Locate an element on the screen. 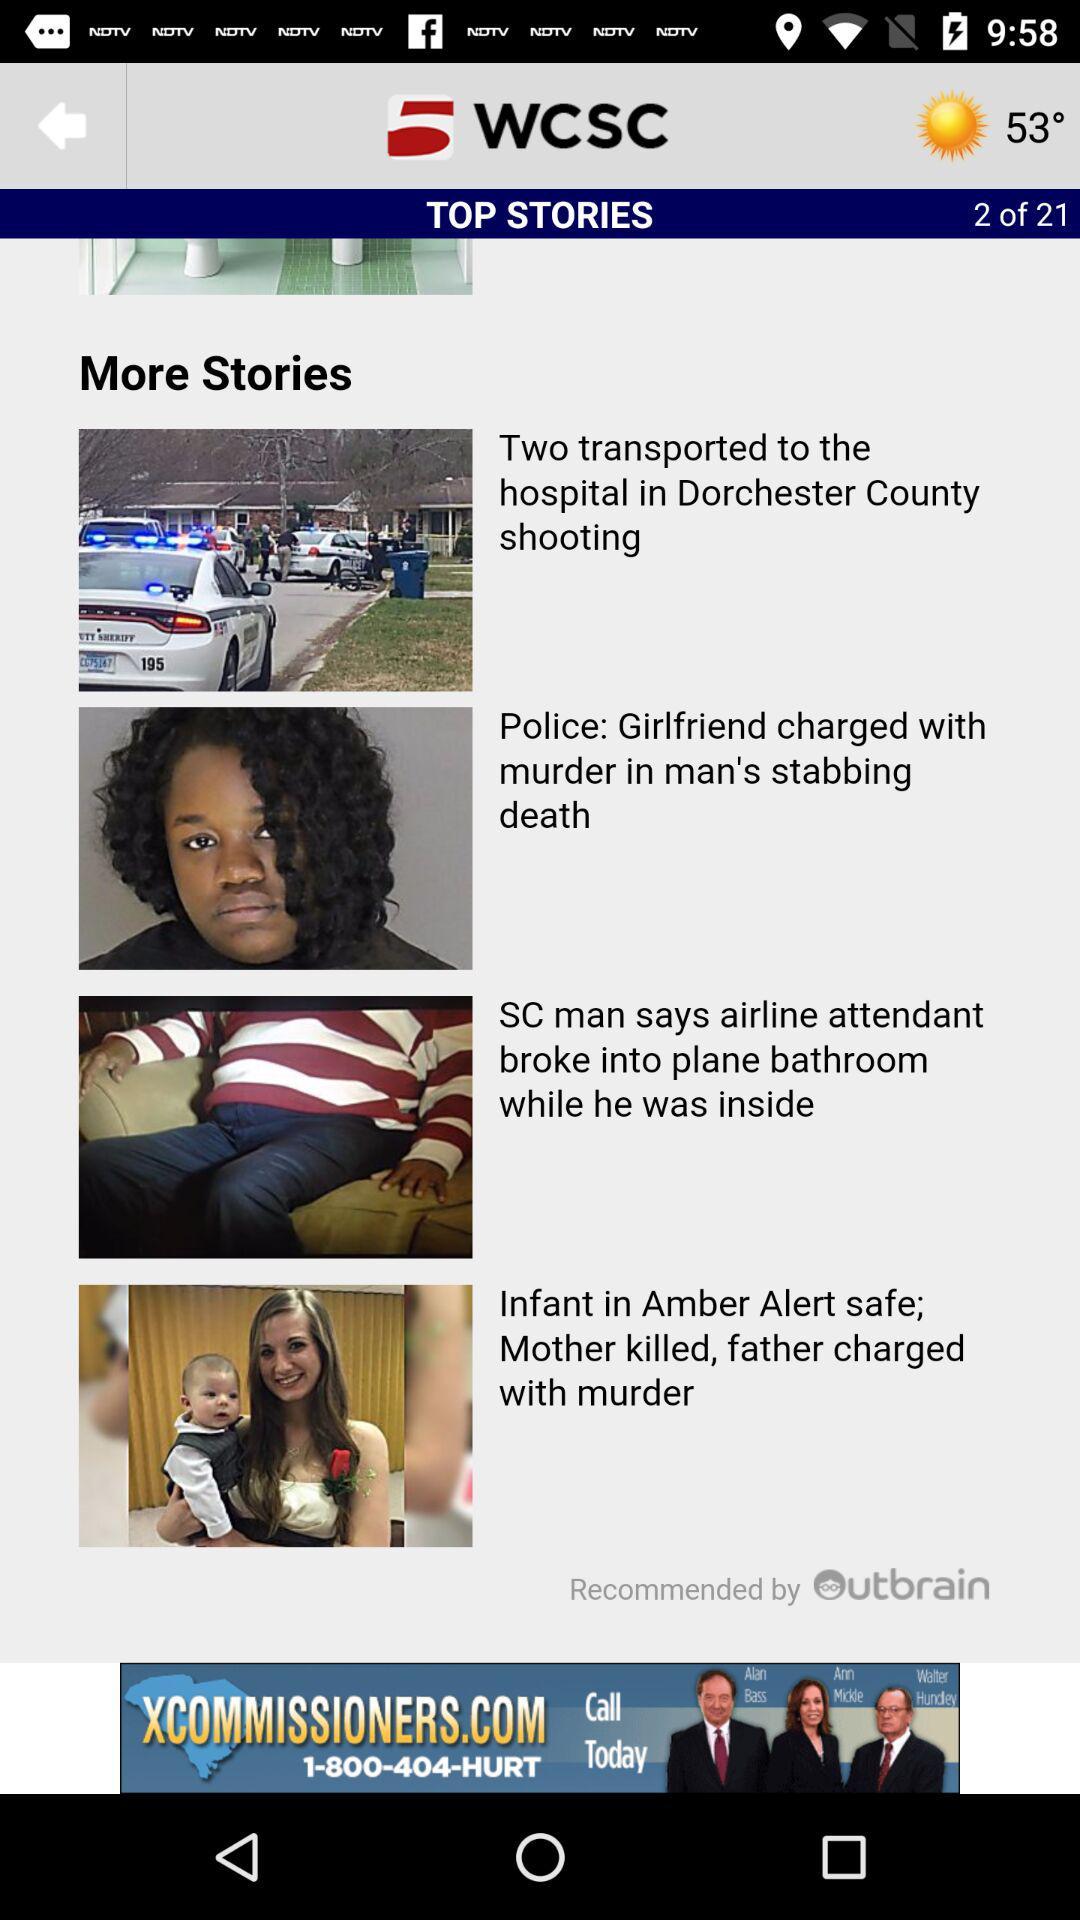 Image resolution: width=1080 pixels, height=1920 pixels. tap to view advertisement for xcommissioners.com is located at coordinates (540, 1727).